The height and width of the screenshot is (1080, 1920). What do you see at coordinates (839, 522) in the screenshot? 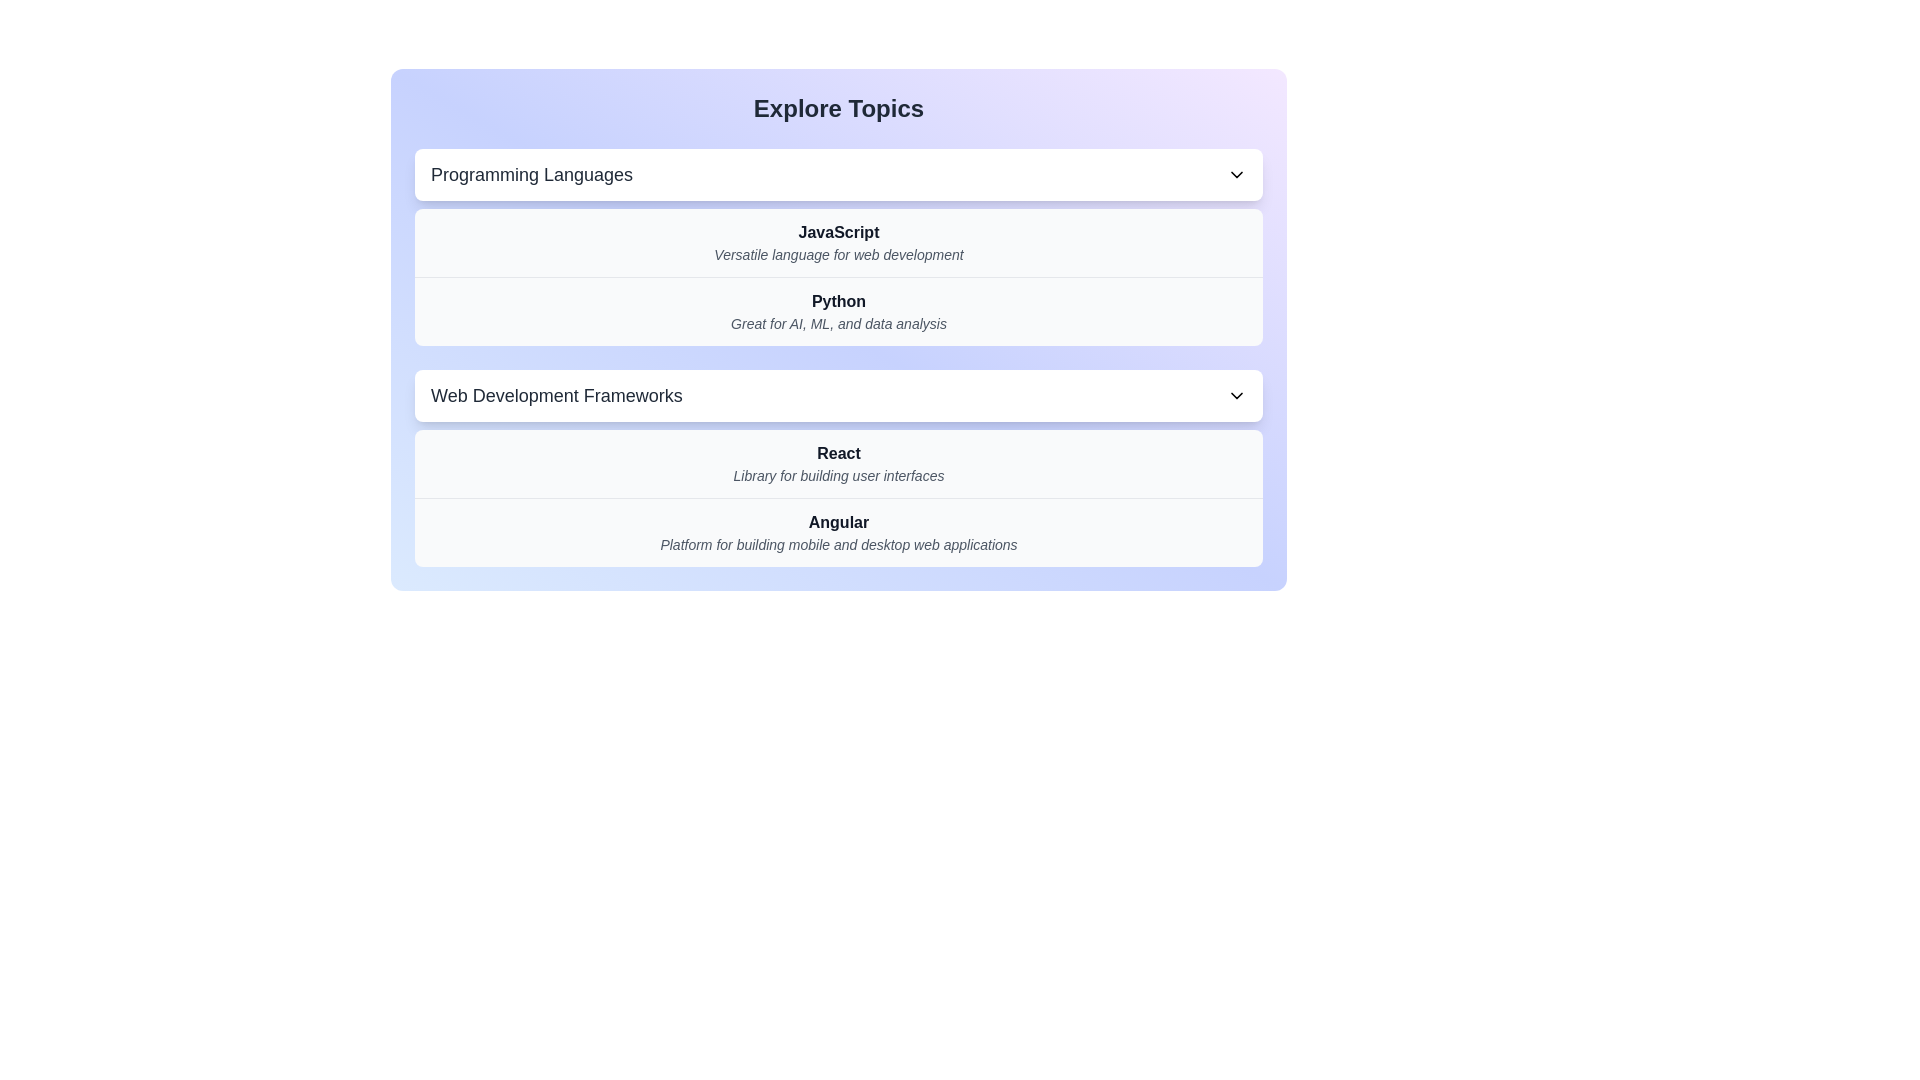
I see `the static text label displaying 'Angular', which is part of the section labeled 'Web Development Frameworks', located below 'React' and above an italicized explanation` at bounding box center [839, 522].